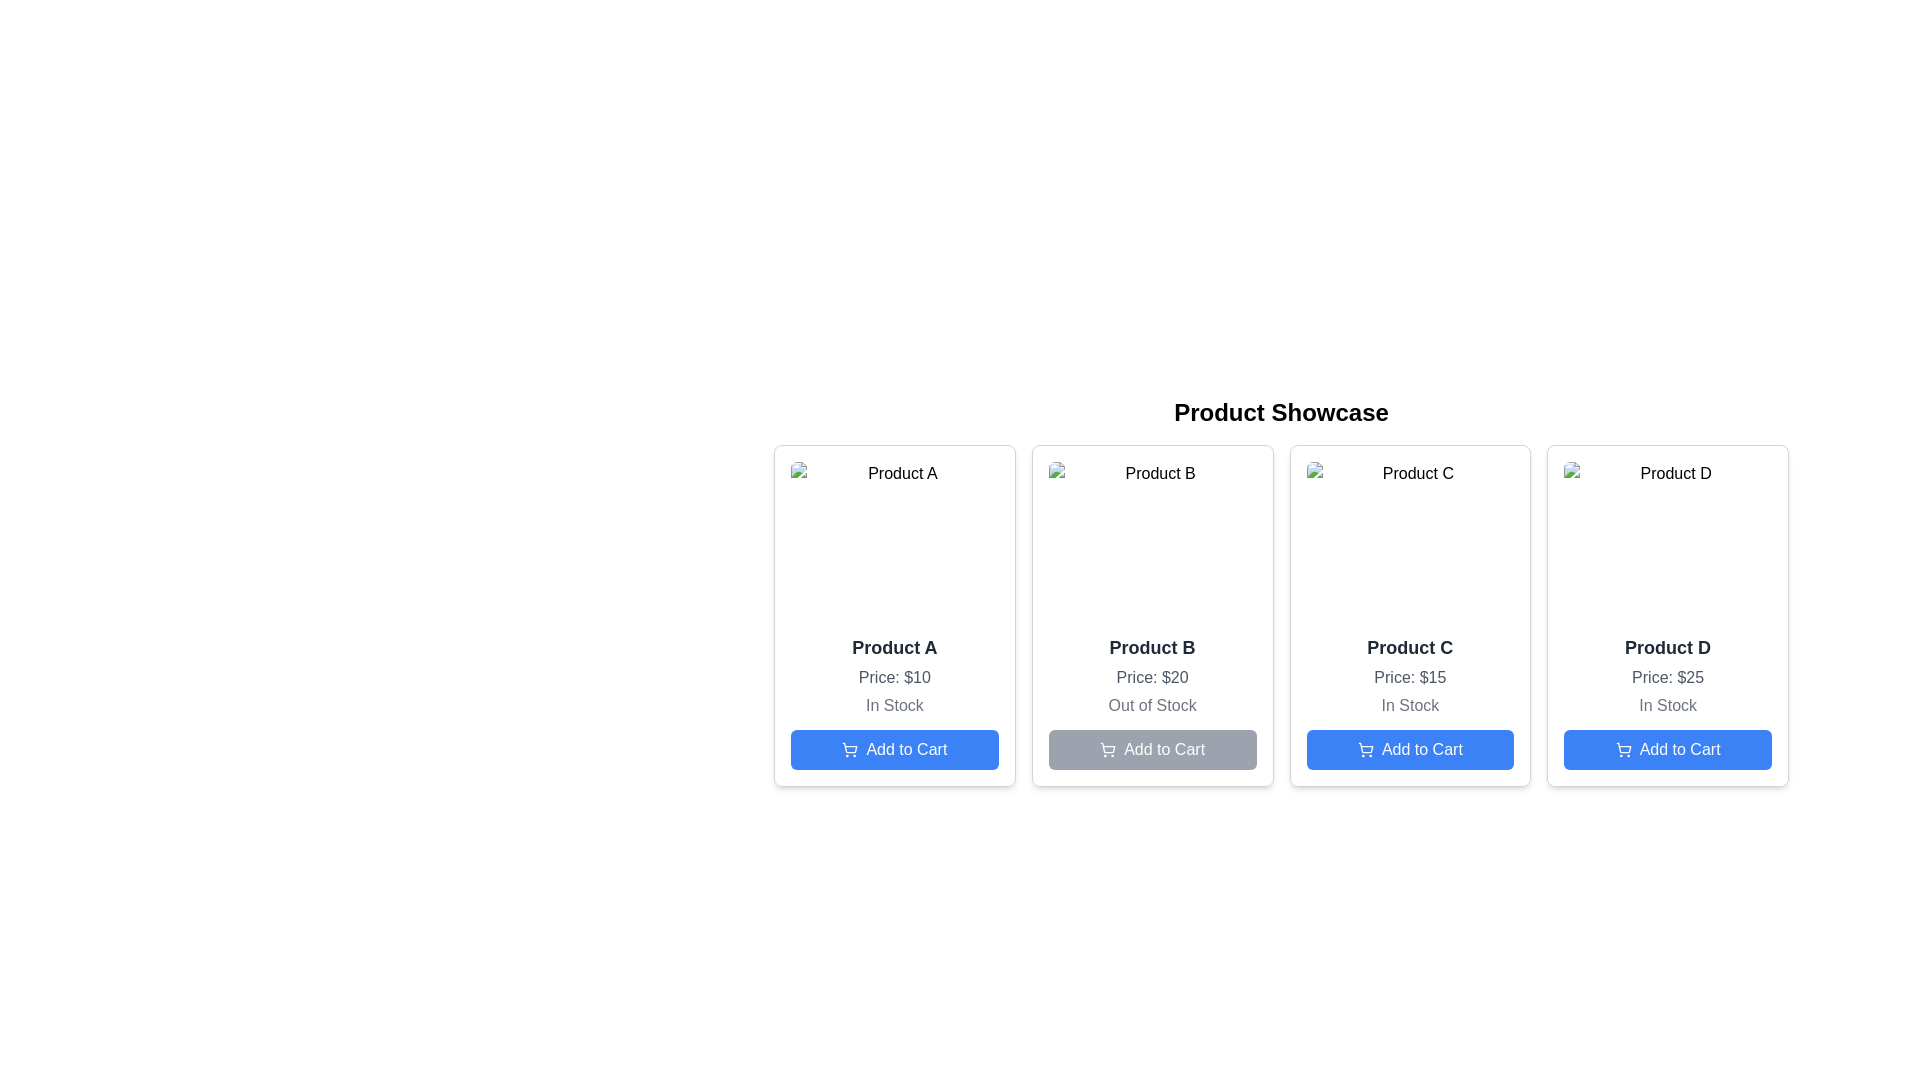  I want to click on the shopping cart icon located in the 'Add to Cart' button of the third product card labeled 'Product B', so click(1107, 749).